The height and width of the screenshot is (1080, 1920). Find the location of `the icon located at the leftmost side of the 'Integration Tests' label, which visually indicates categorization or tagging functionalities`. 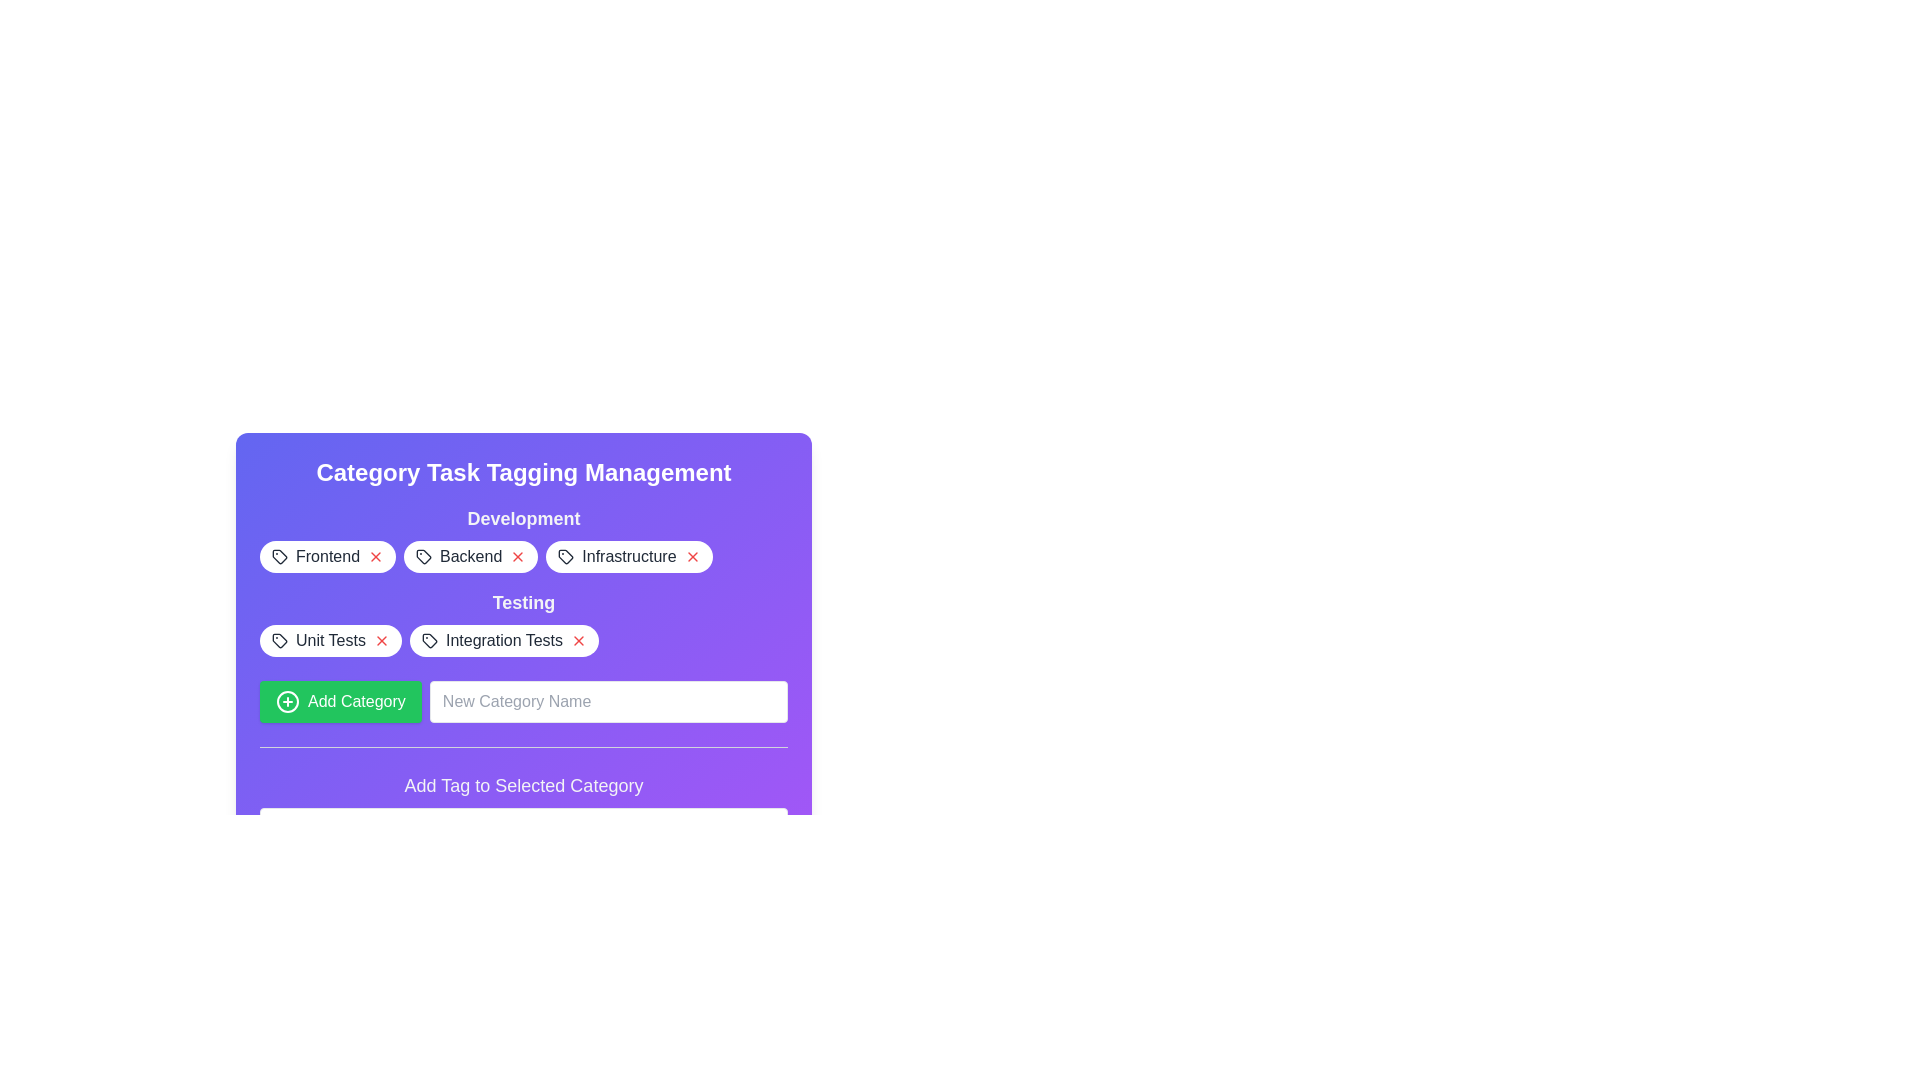

the icon located at the leftmost side of the 'Integration Tests' label, which visually indicates categorization or tagging functionalities is located at coordinates (428, 640).